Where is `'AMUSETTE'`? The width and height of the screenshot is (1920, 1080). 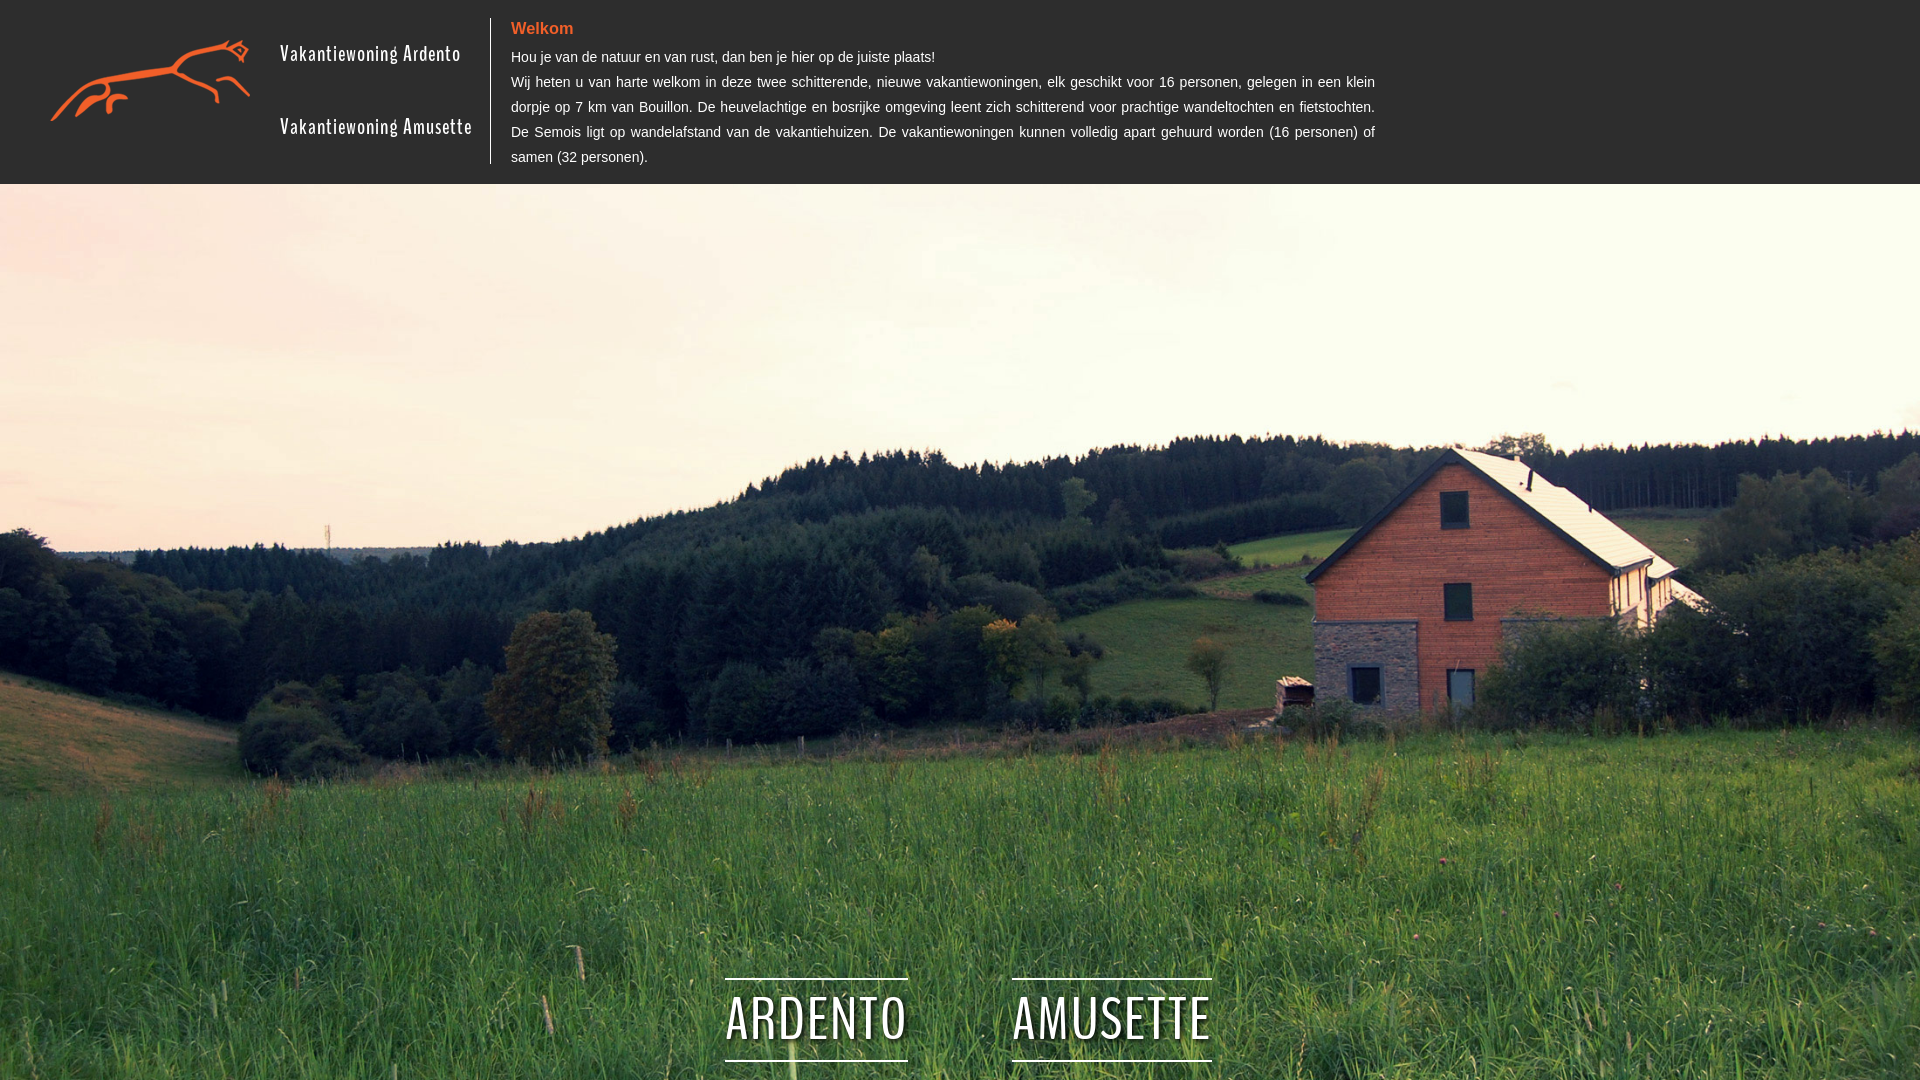
'AMUSETTE' is located at coordinates (1111, 1019).